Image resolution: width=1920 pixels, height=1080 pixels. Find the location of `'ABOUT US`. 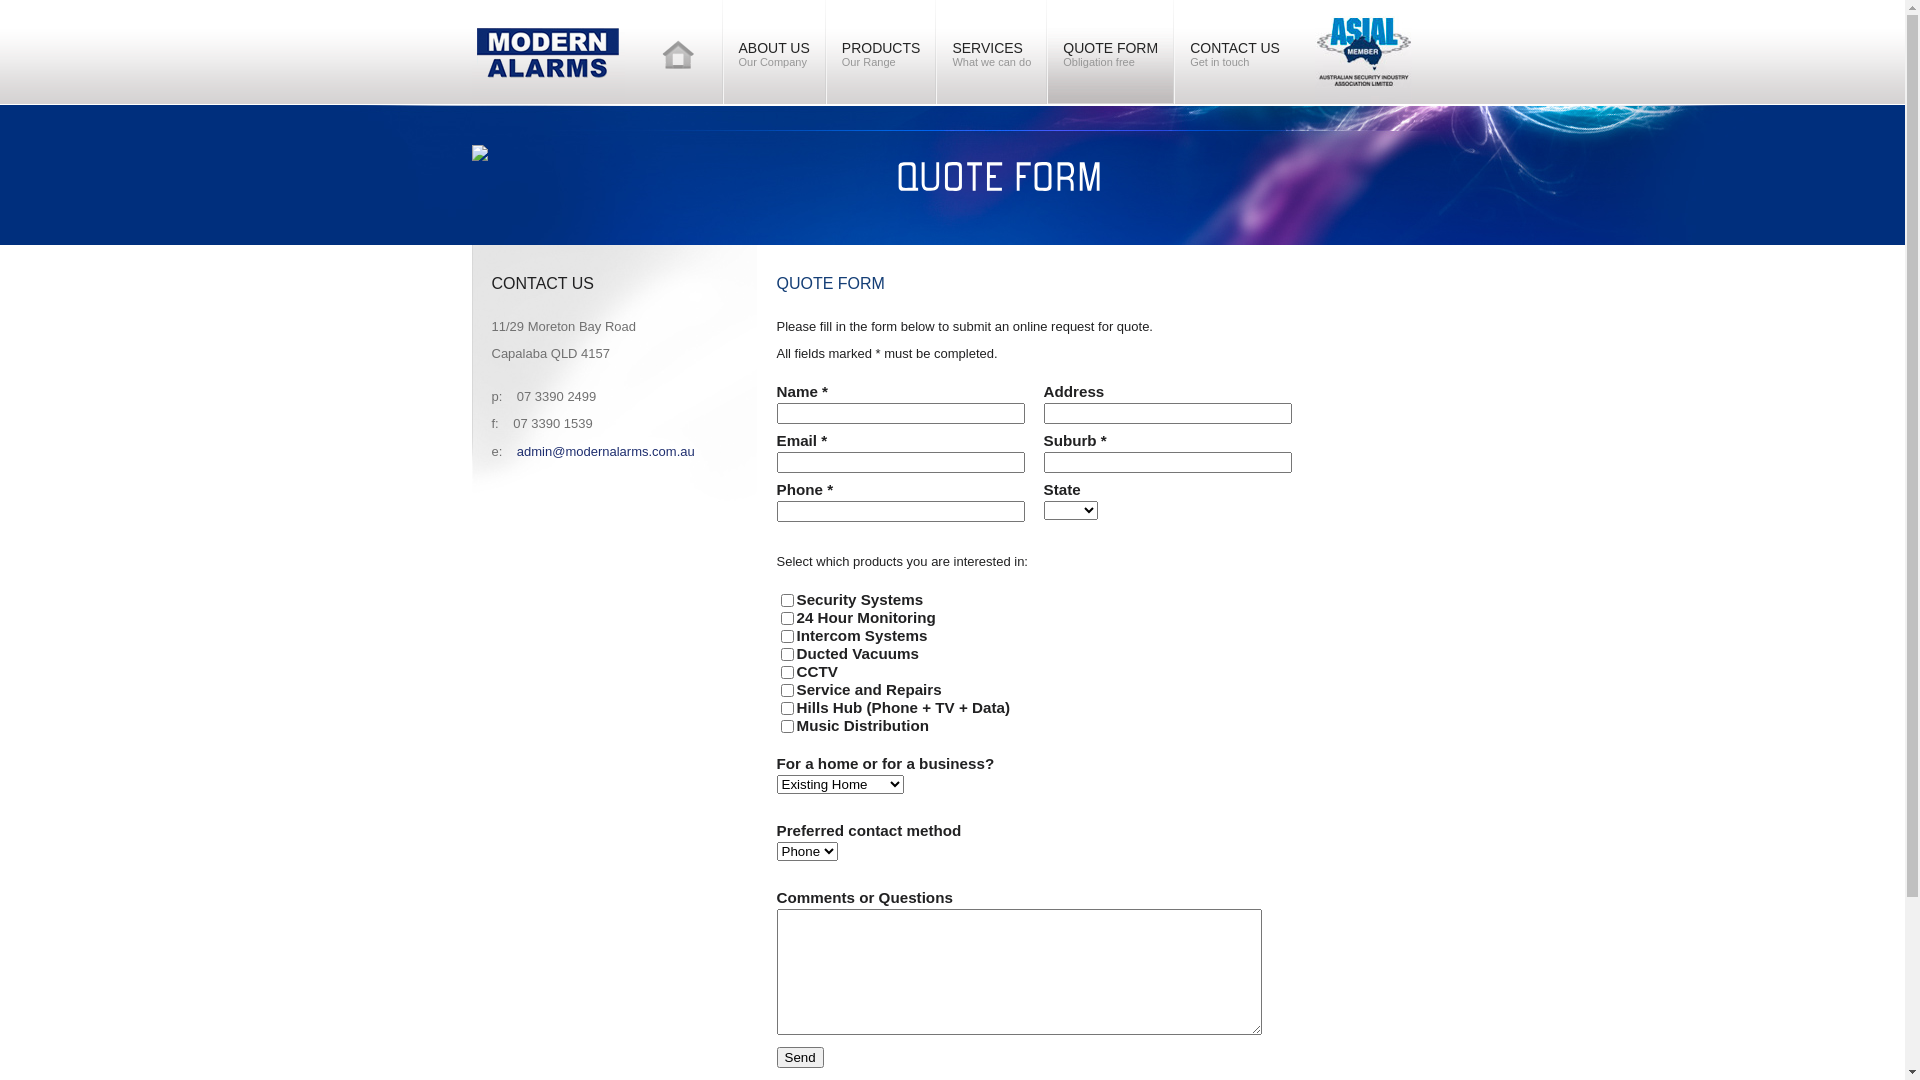

'ABOUT US is located at coordinates (773, 50).